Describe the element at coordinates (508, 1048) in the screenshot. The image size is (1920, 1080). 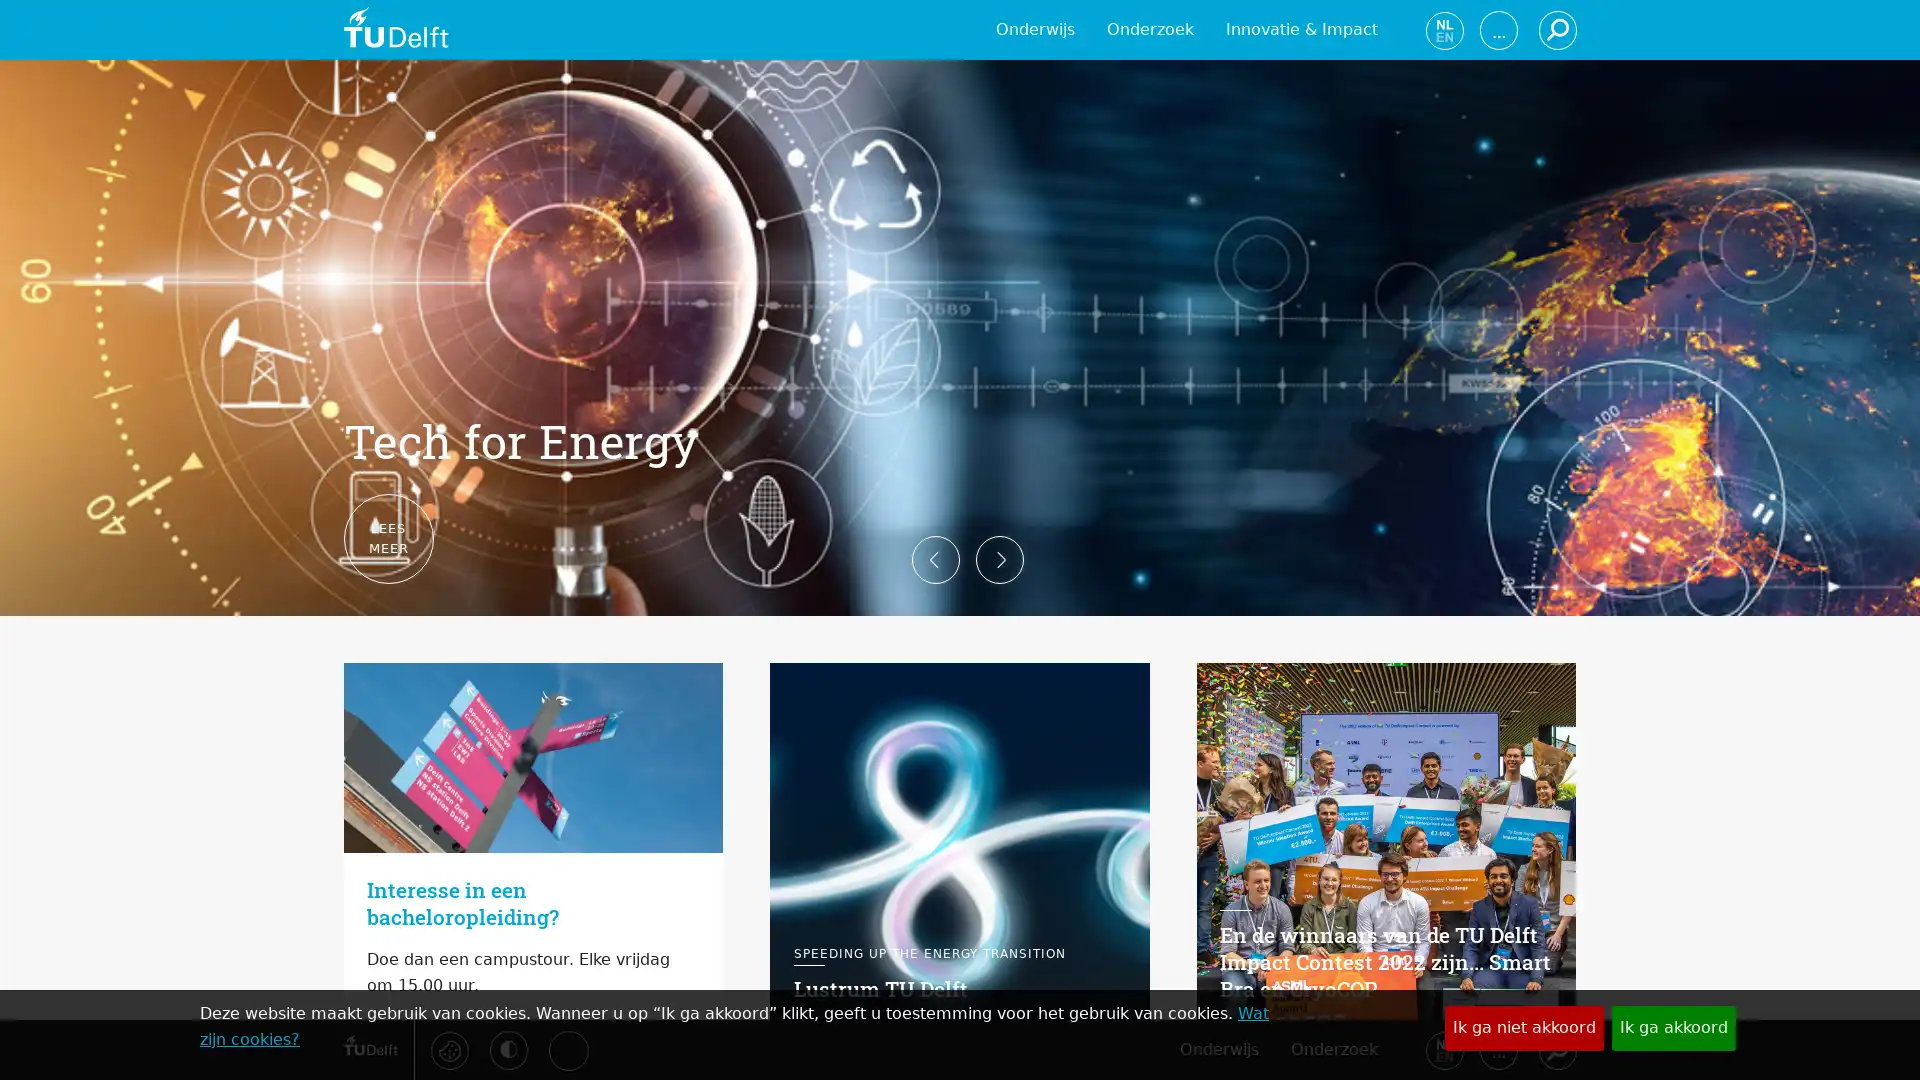
I see `Activeer hoog contrast` at that location.